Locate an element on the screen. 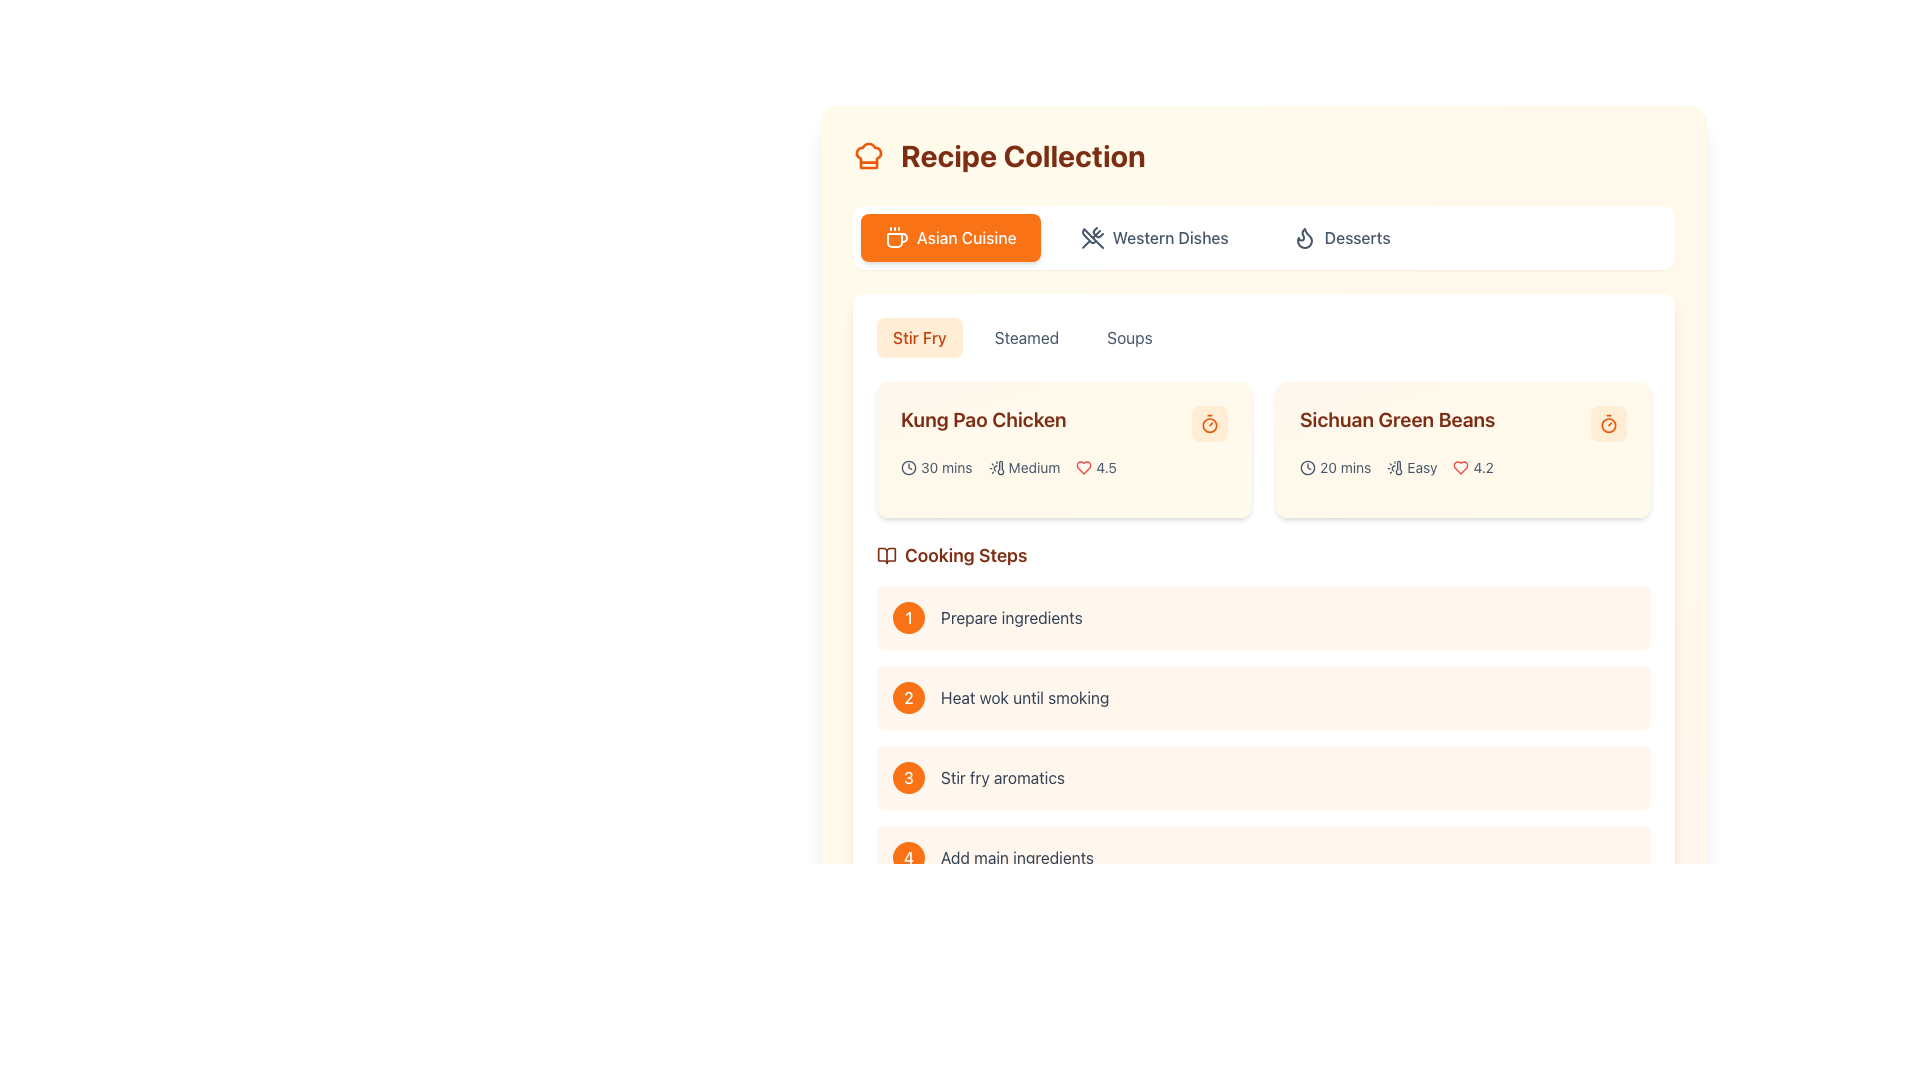 Image resolution: width=1920 pixels, height=1080 pixels. the icon representing the Recipe Collection section, located at the top-left of the interface before the 'Recipe Collection' heading is located at coordinates (868, 154).